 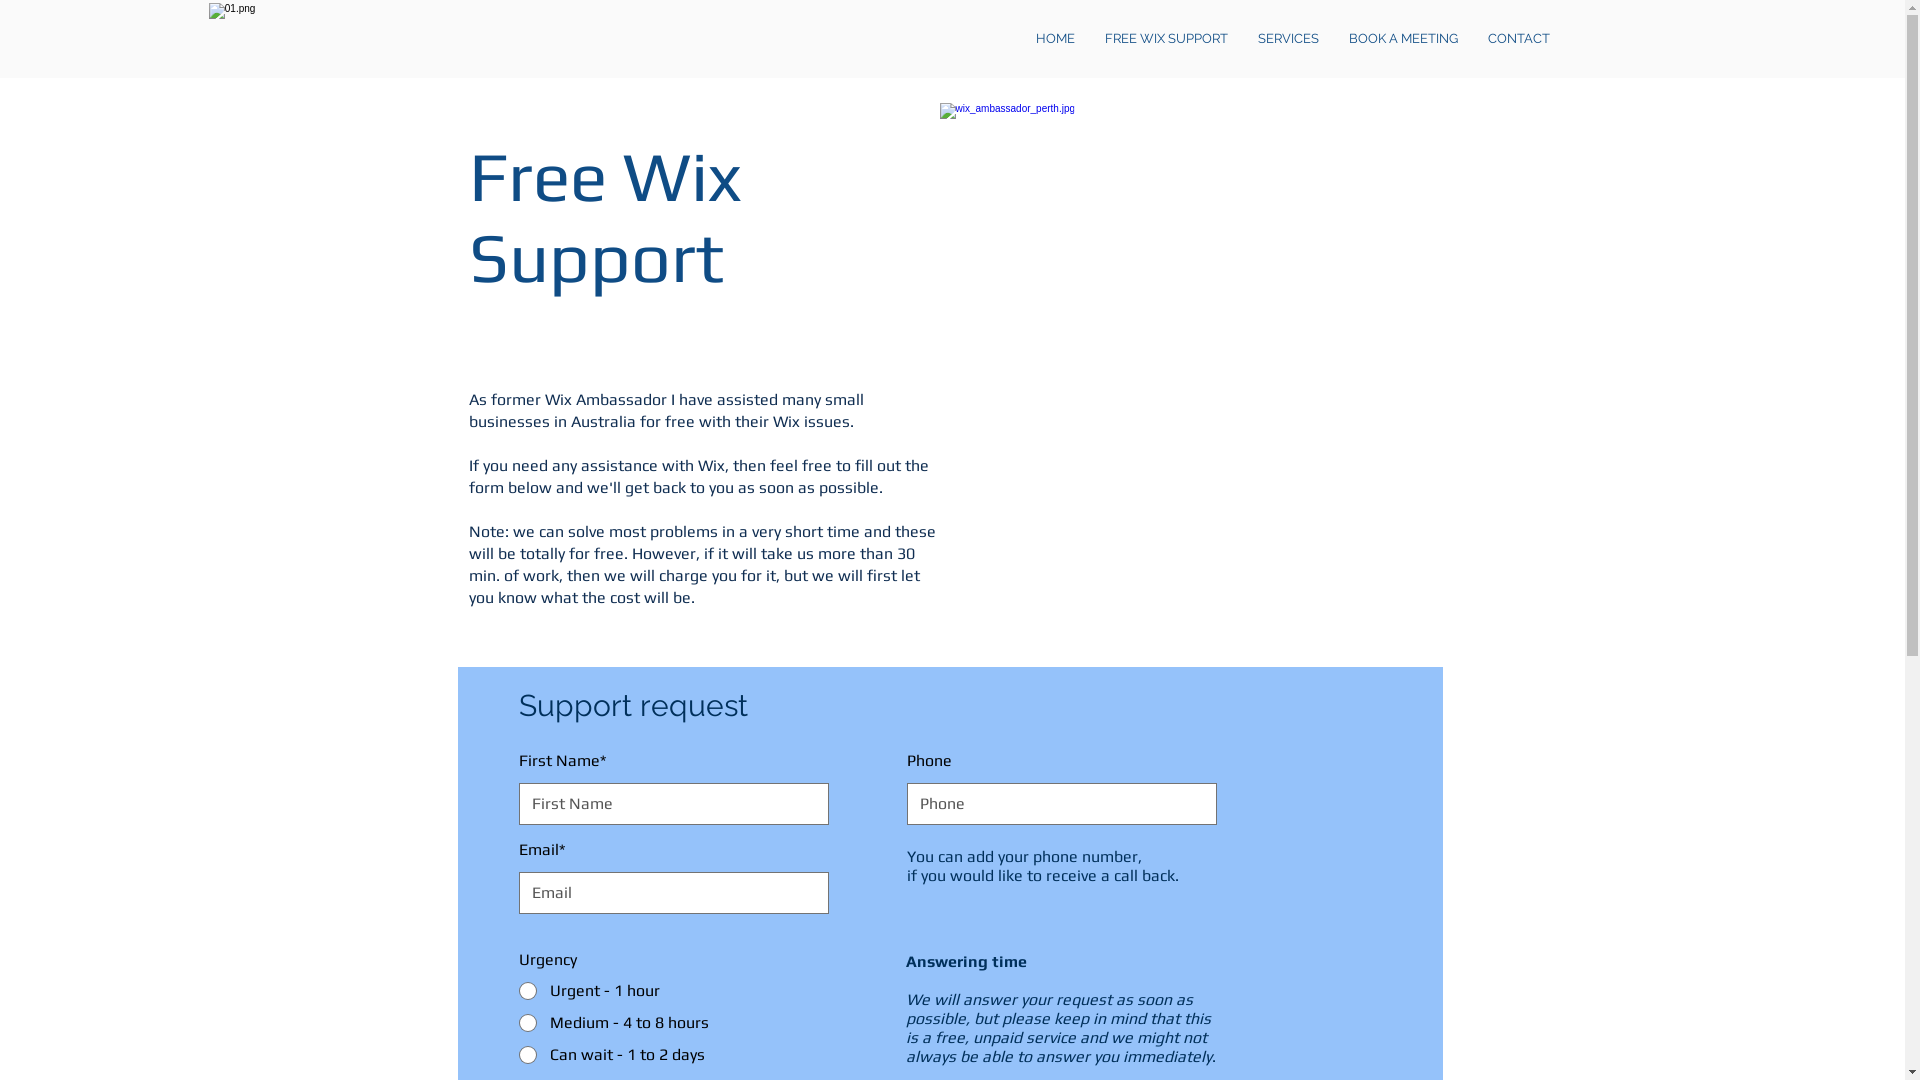 I want to click on 'FREE WIX SUPPORT', so click(x=1166, y=38).